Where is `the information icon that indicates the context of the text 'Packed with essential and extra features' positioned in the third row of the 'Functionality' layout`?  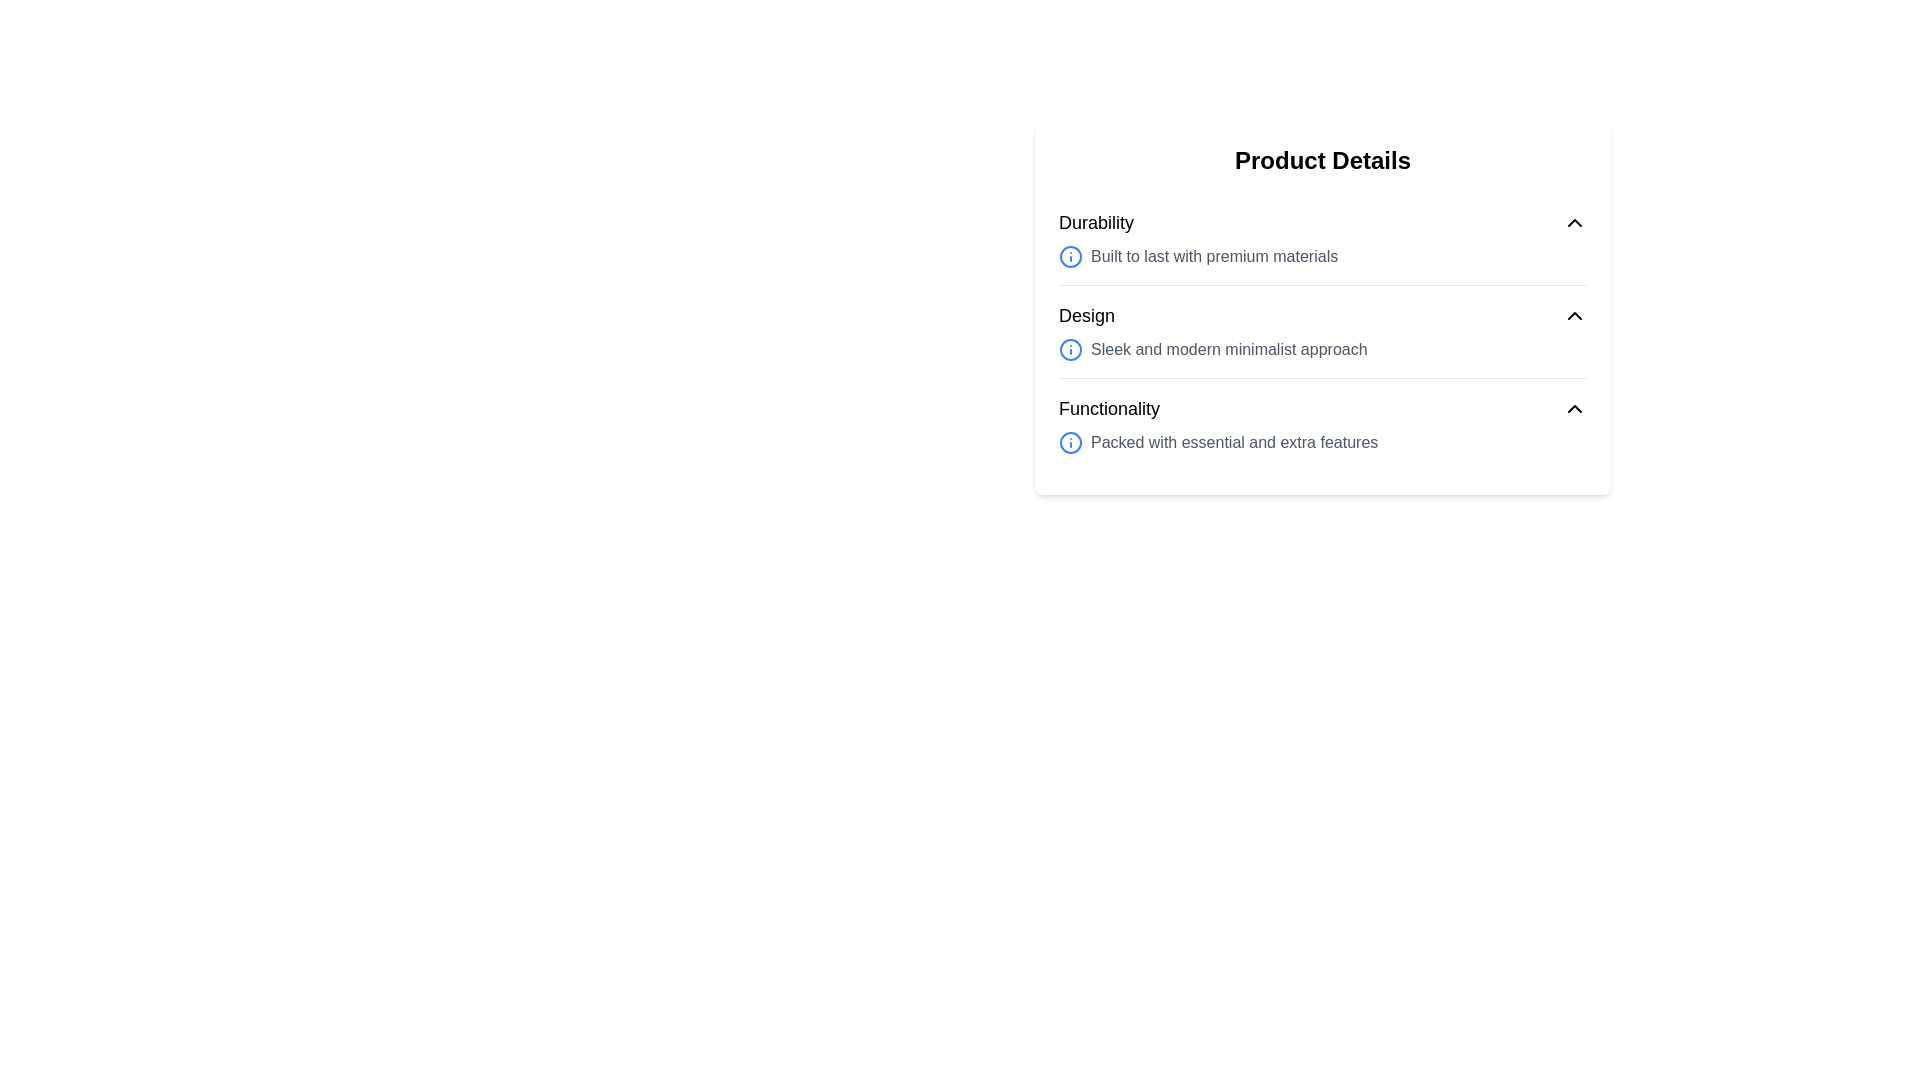
the information icon that indicates the context of the text 'Packed with essential and extra features' positioned in the third row of the 'Functionality' layout is located at coordinates (1069, 442).